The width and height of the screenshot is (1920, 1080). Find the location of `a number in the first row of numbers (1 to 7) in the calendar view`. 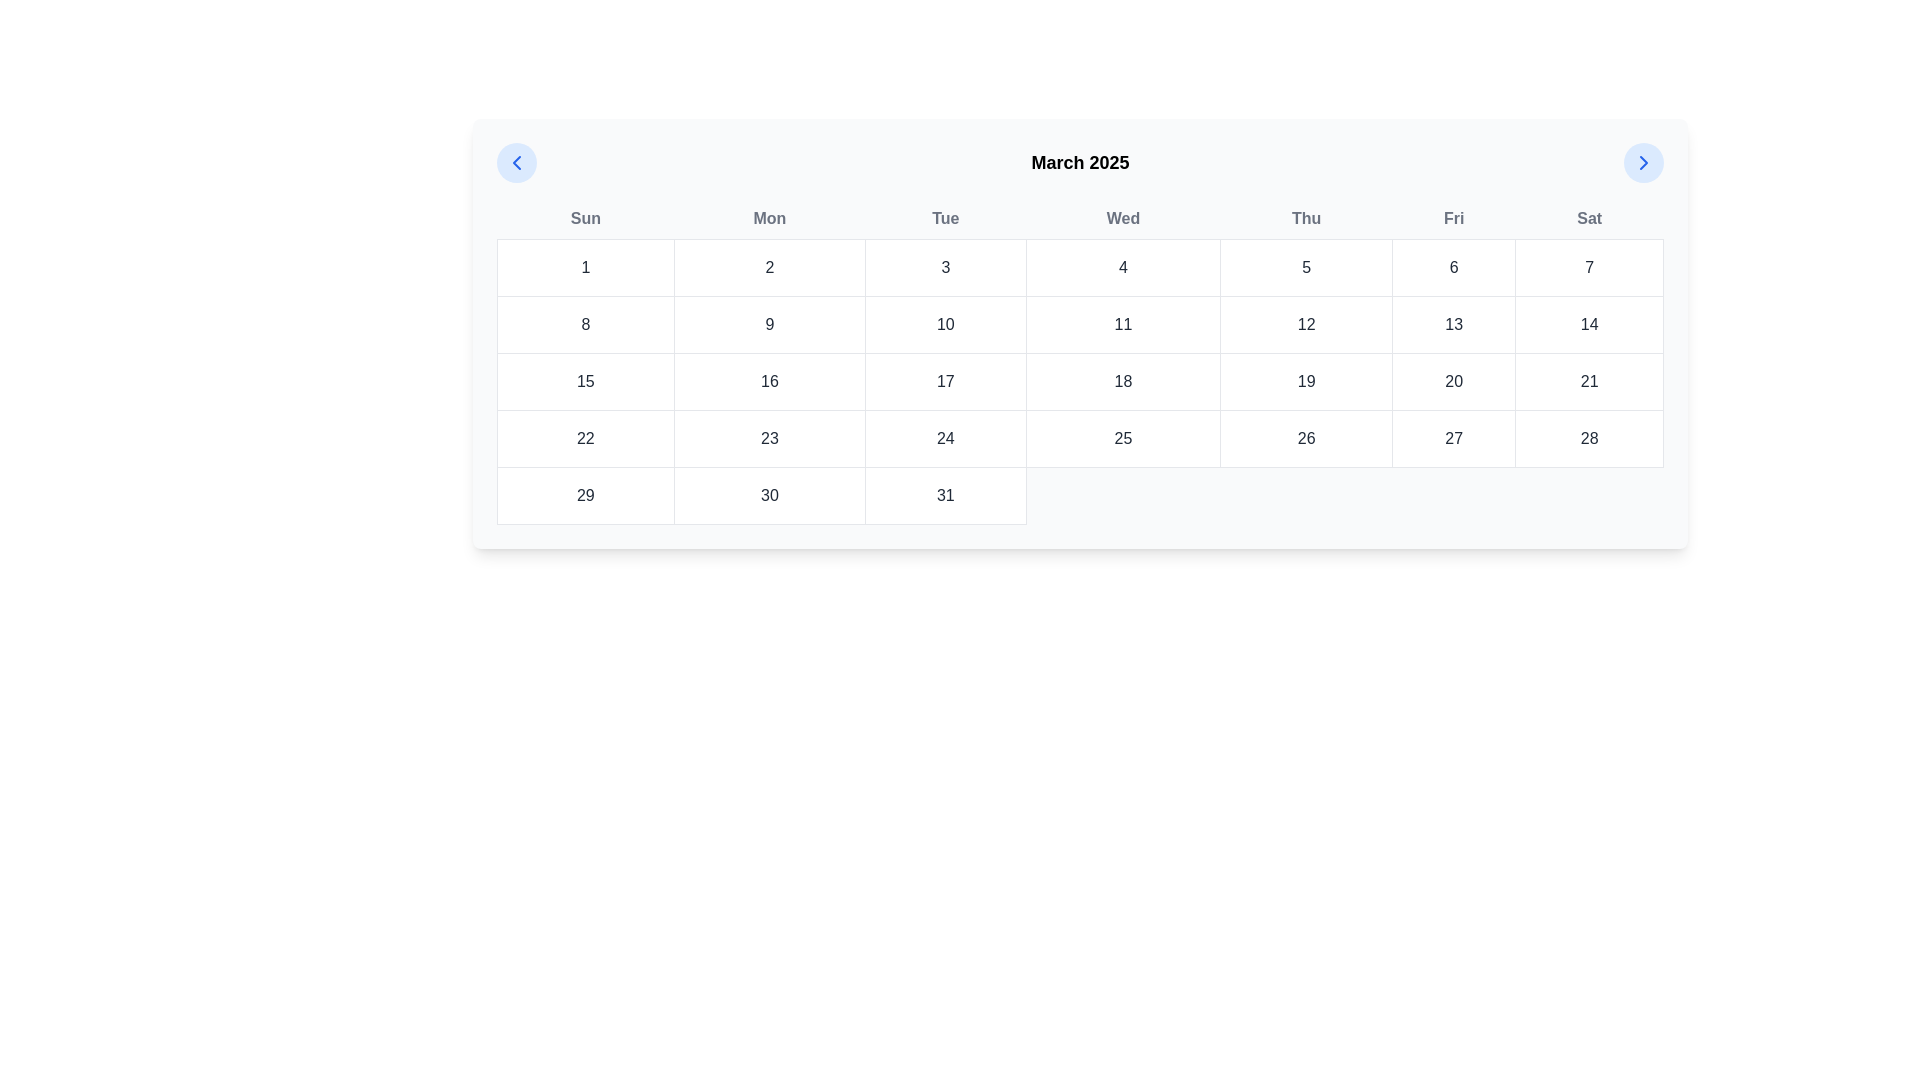

a number in the first row of numbers (1 to 7) in the calendar view is located at coordinates (1079, 266).